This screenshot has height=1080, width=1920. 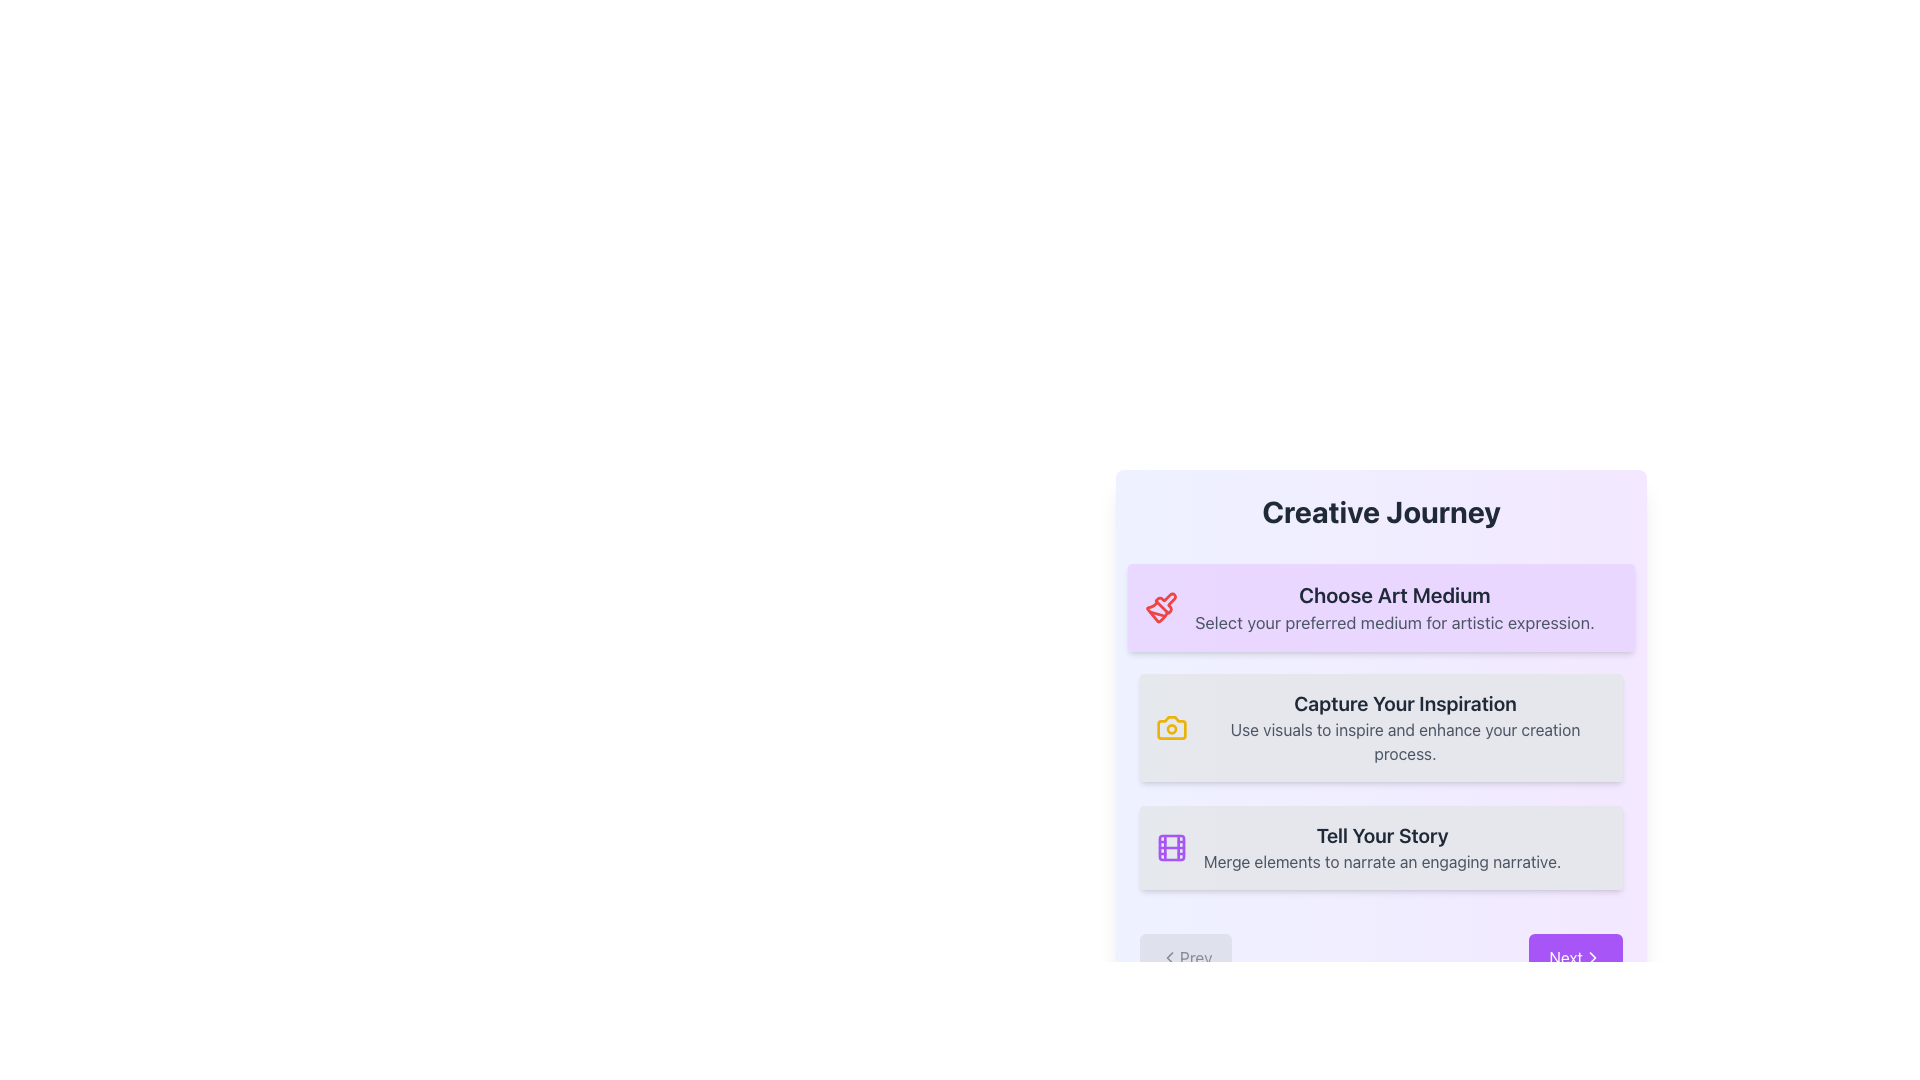 What do you see at coordinates (1592, 956) in the screenshot?
I see `the right-facing chevron icon located at the far-right end of the 'Next' button` at bounding box center [1592, 956].